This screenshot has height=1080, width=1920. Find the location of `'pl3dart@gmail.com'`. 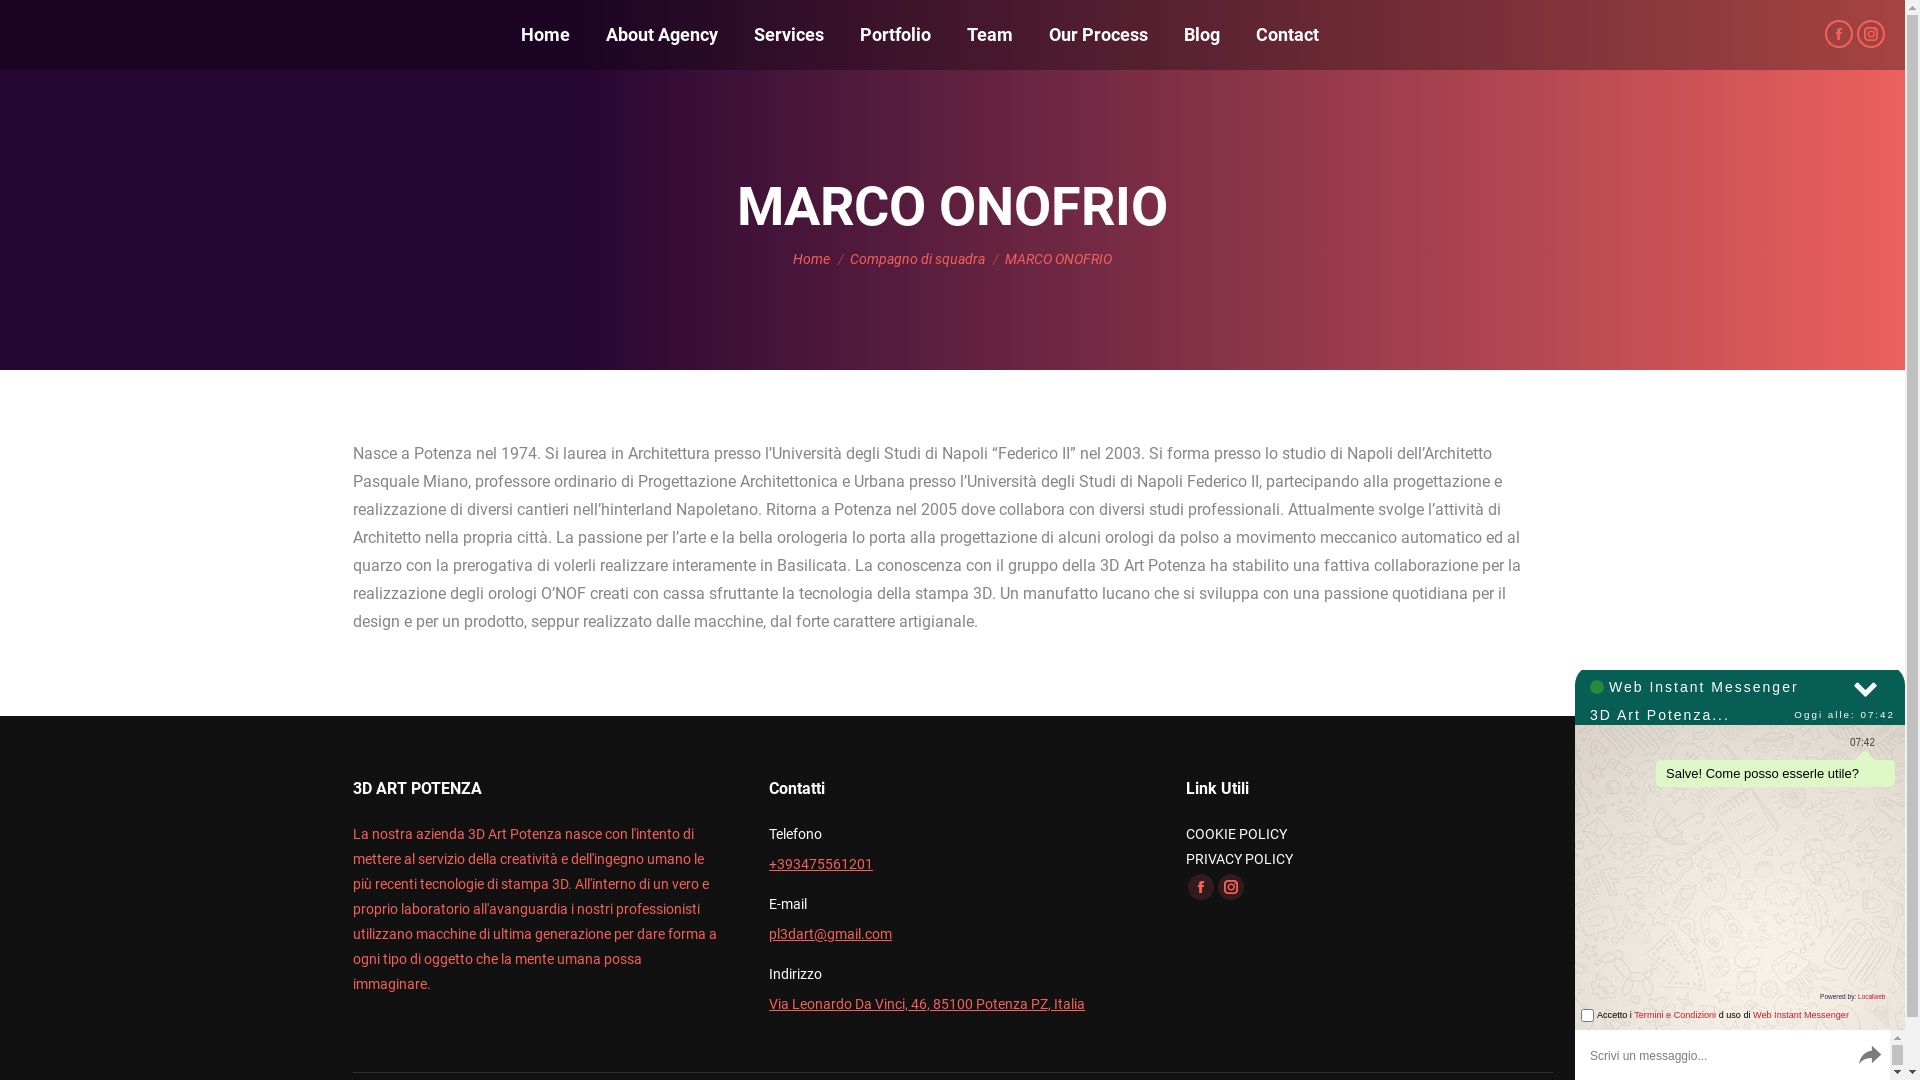

'pl3dart@gmail.com' is located at coordinates (830, 933).